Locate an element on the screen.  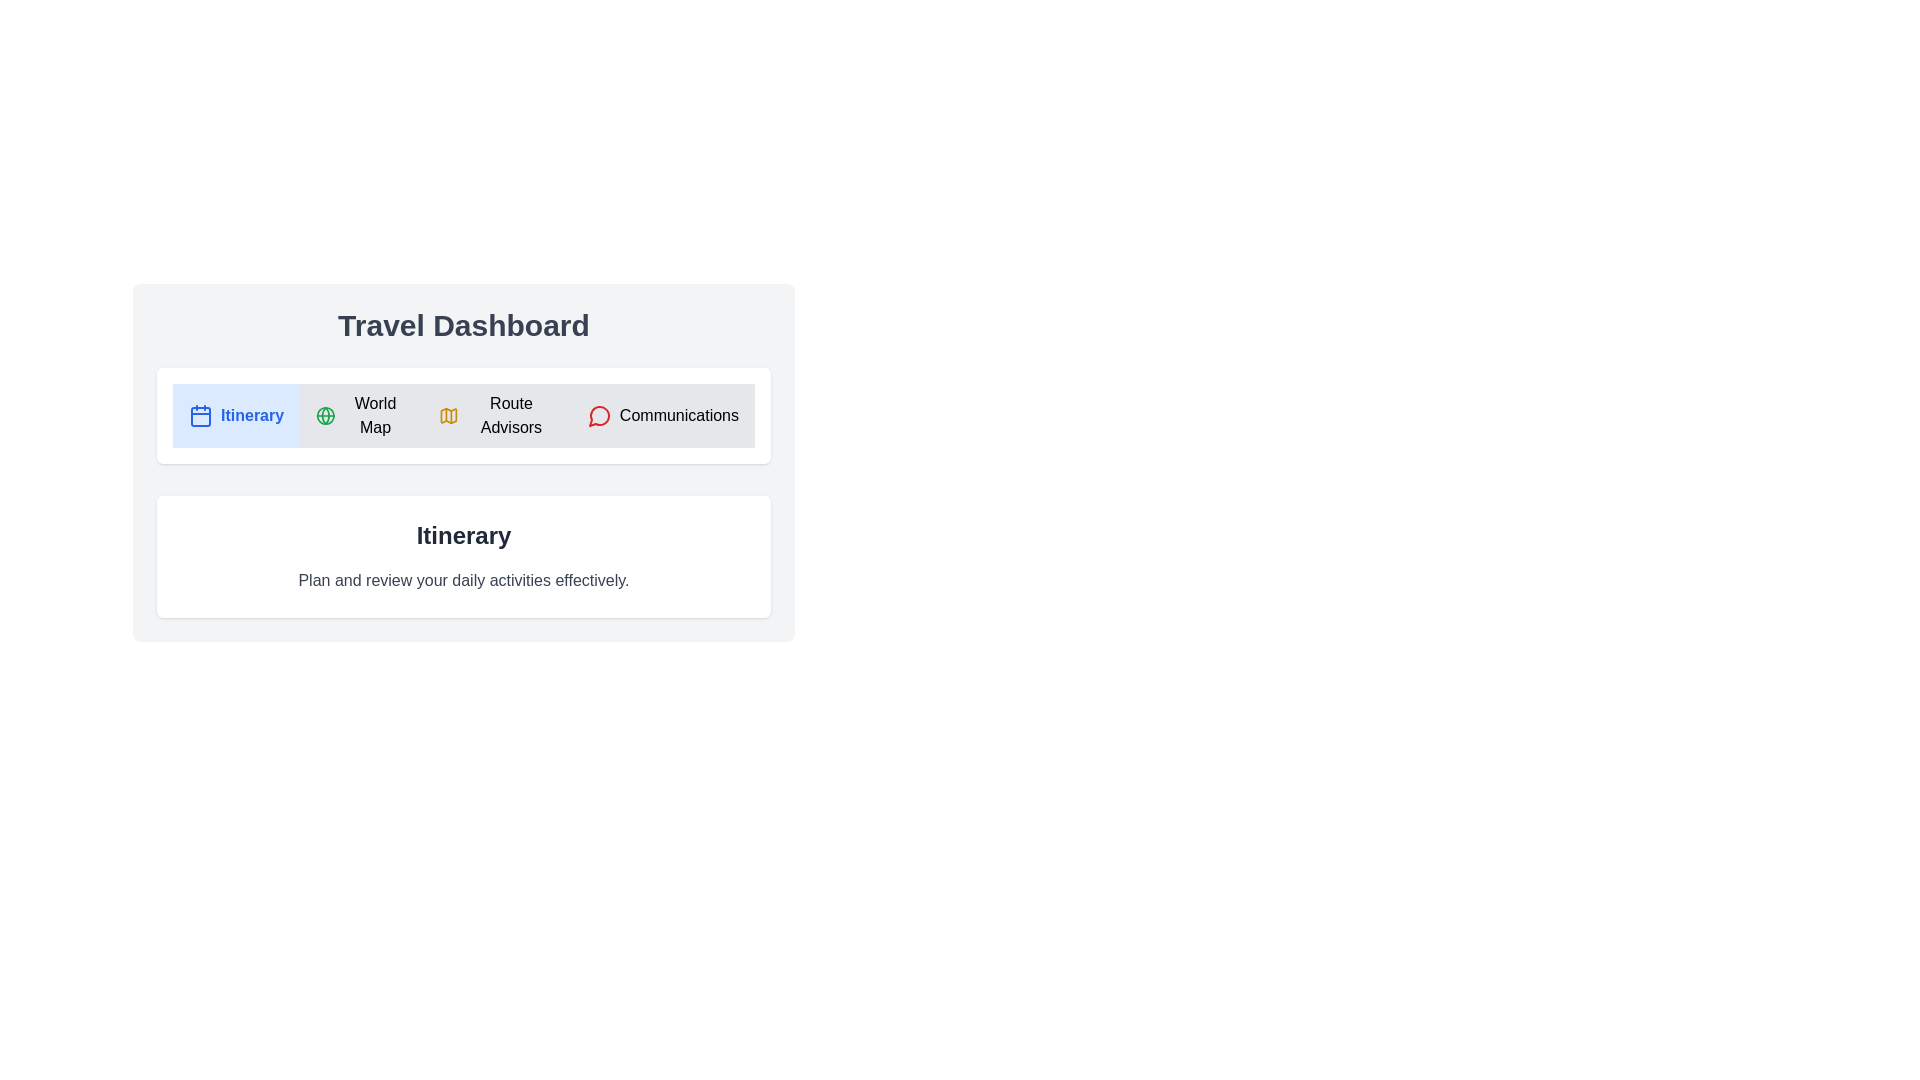
the tab titled Itinerary to switch to it is located at coordinates (235, 415).